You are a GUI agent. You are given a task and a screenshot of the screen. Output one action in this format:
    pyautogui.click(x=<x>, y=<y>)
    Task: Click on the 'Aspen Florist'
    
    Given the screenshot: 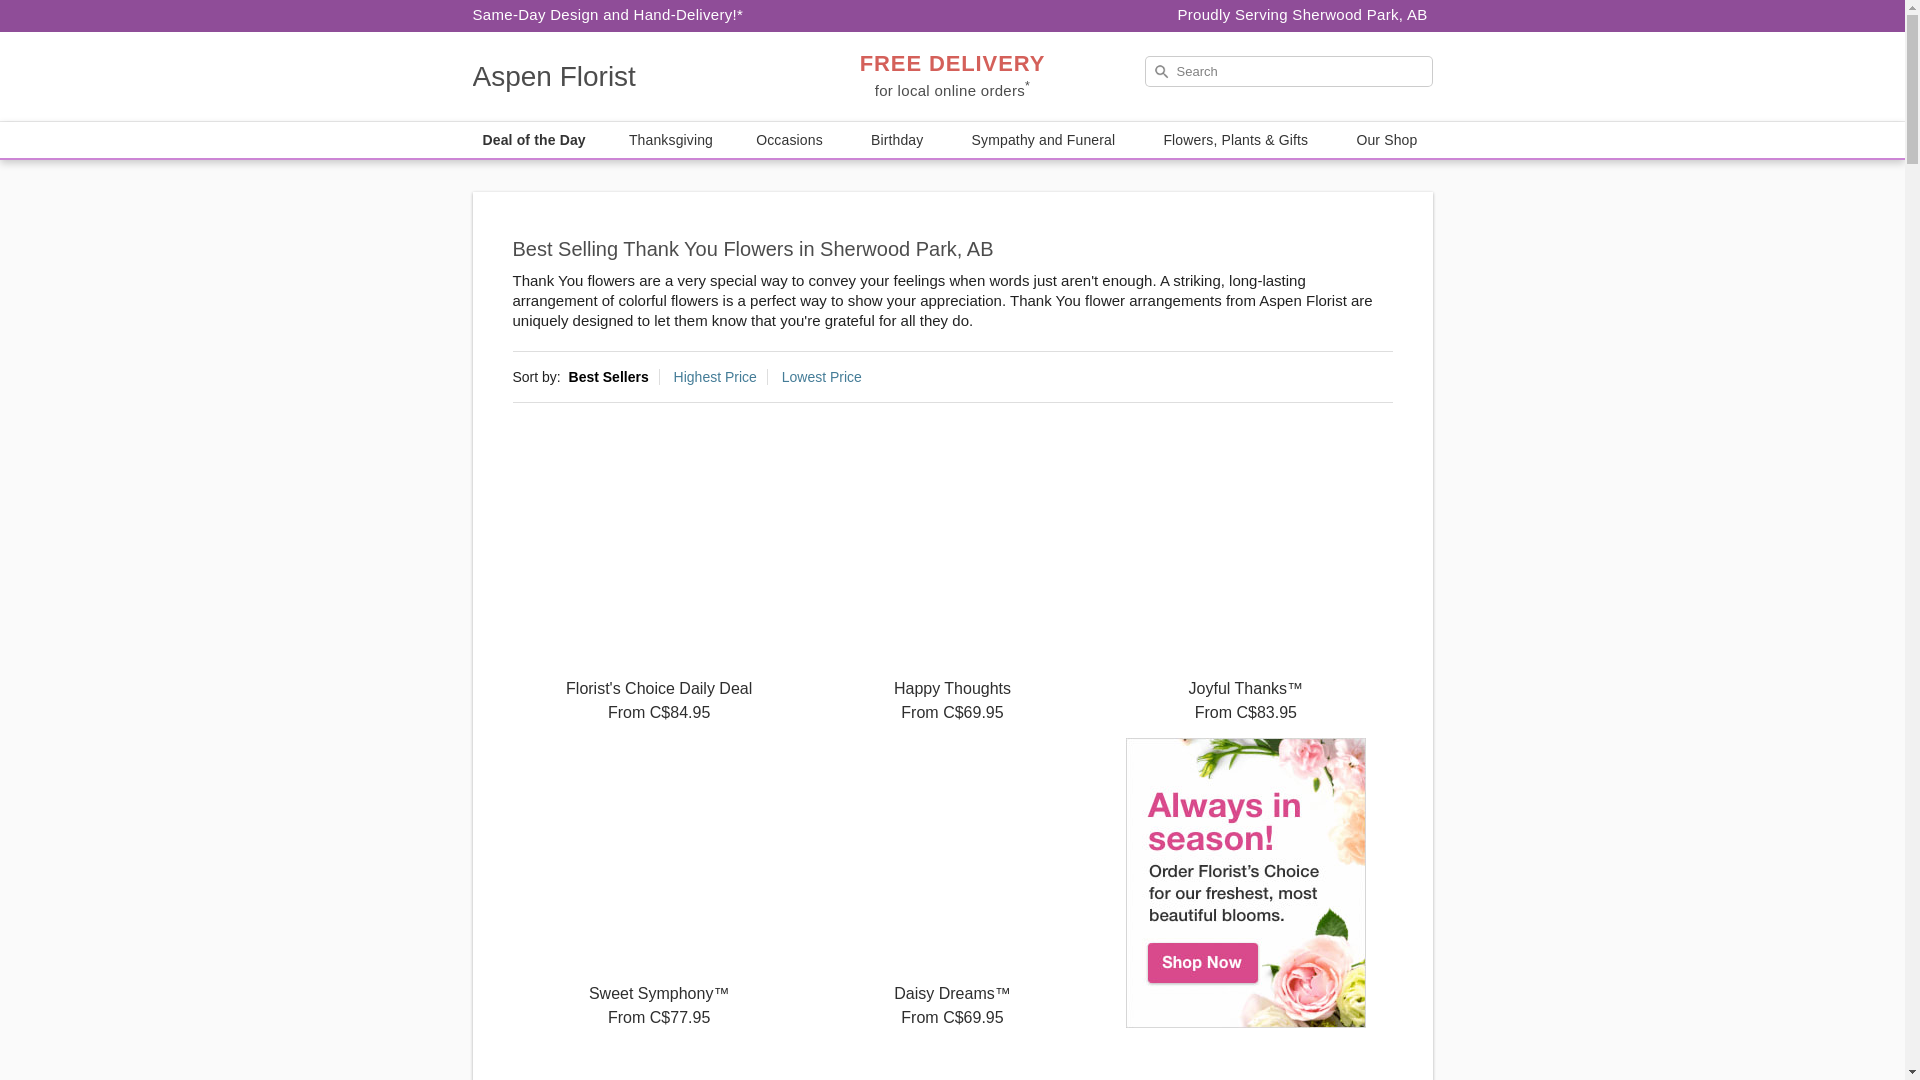 What is the action you would take?
    pyautogui.click(x=614, y=76)
    